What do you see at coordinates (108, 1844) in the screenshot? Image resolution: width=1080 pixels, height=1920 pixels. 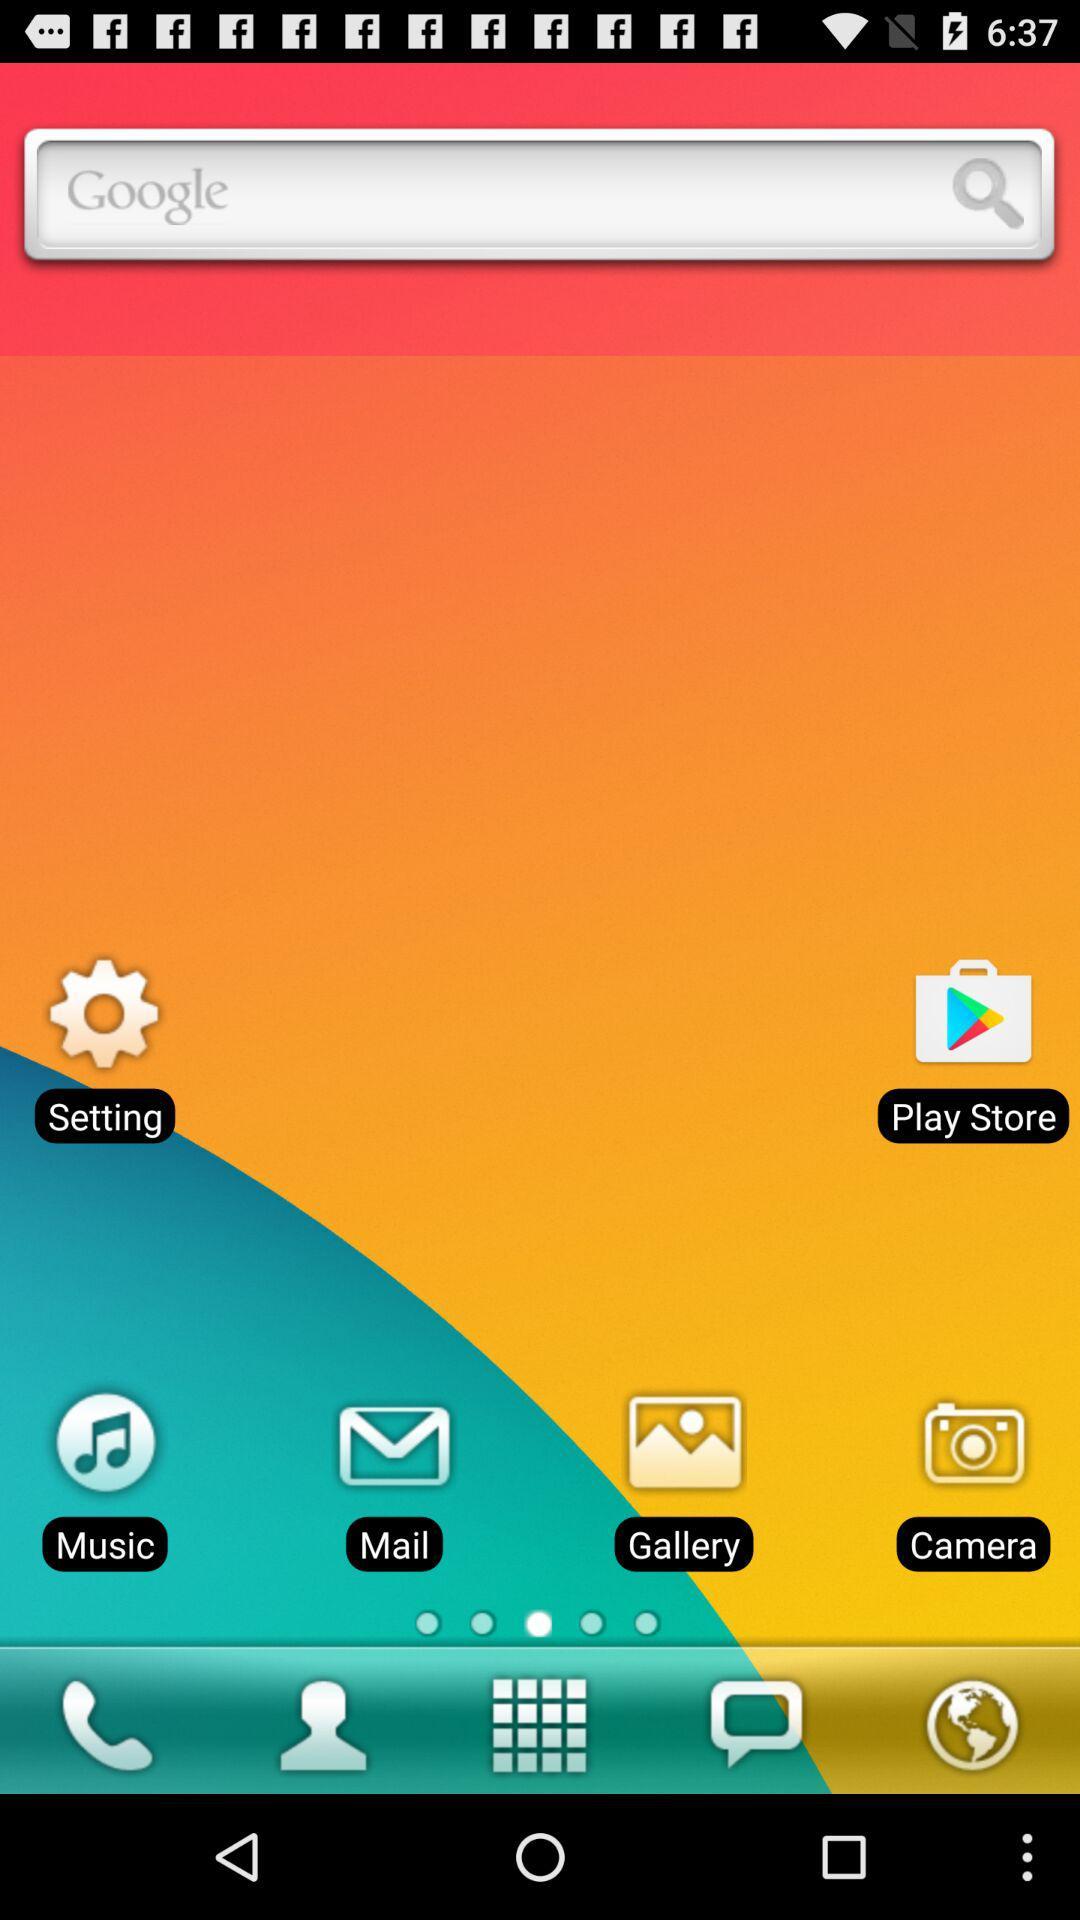 I see `the call icon` at bounding box center [108, 1844].